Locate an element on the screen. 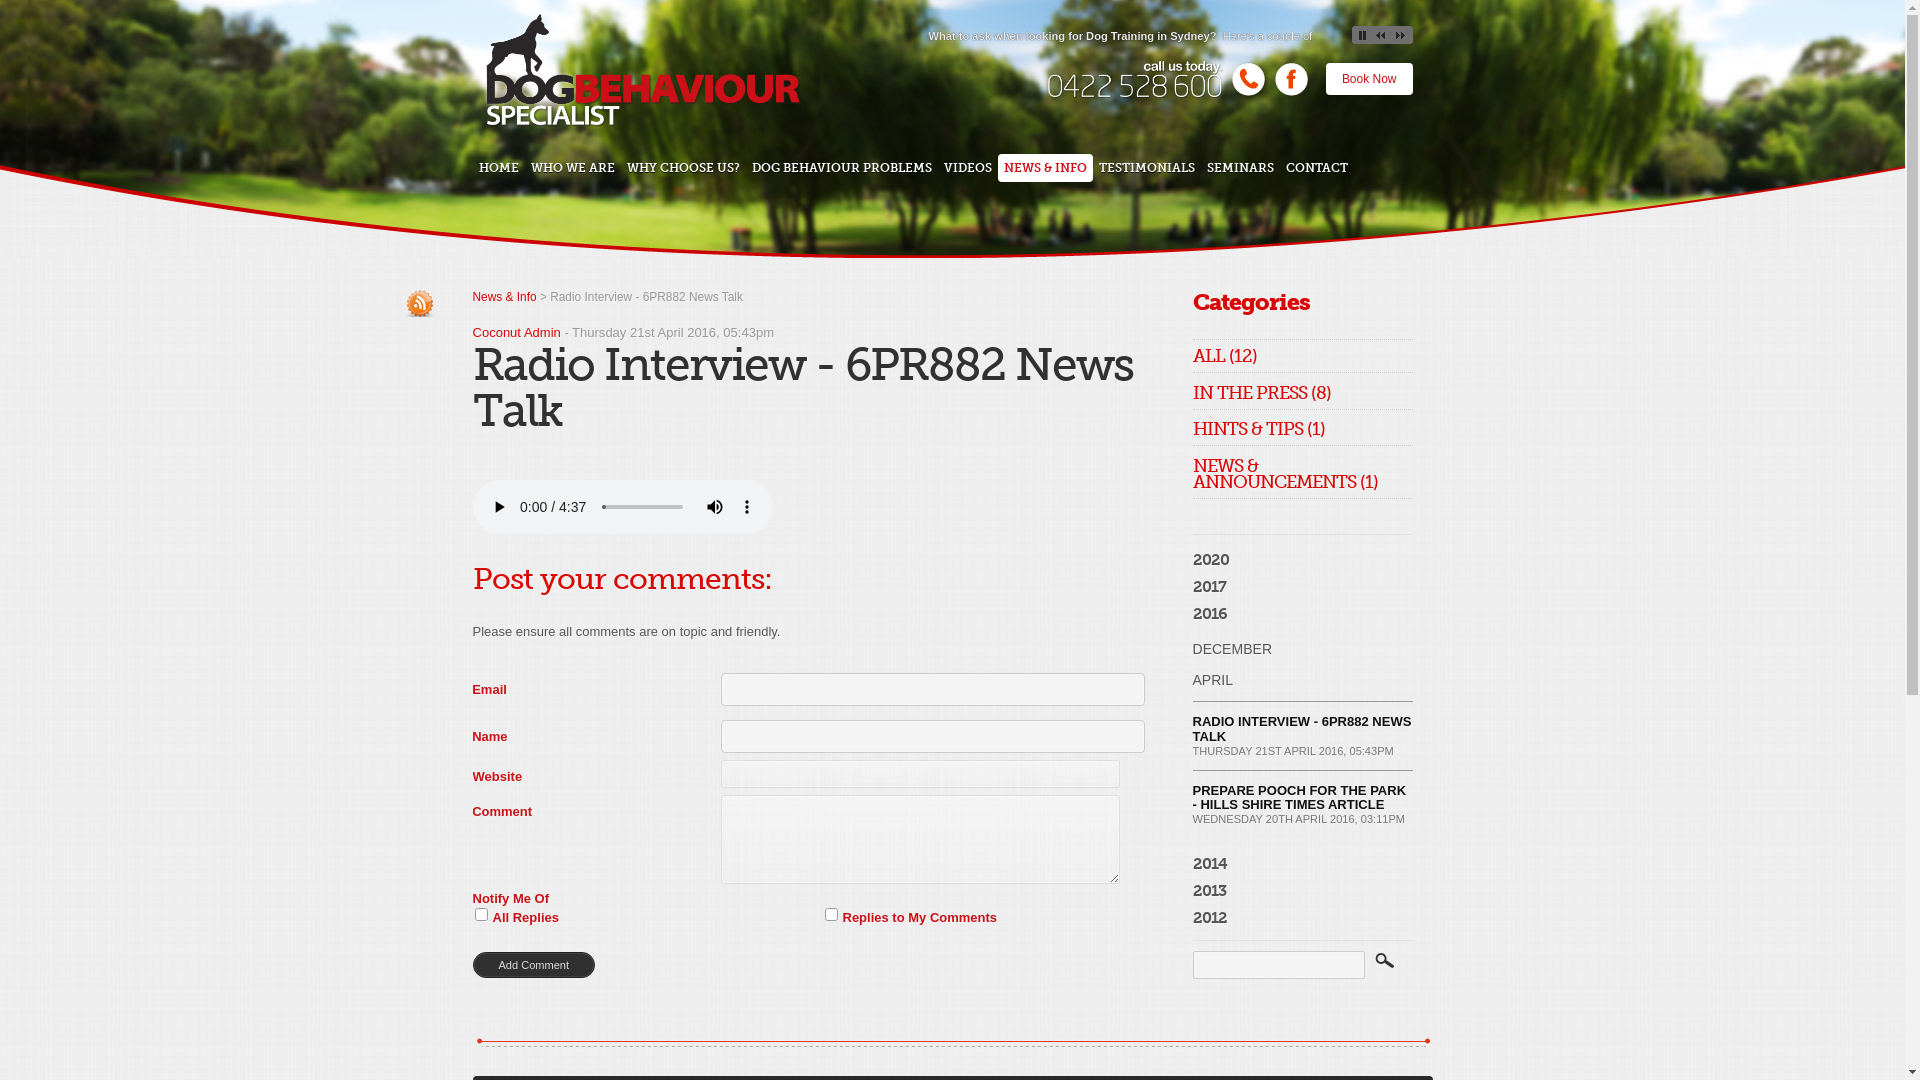 The width and height of the screenshot is (1920, 1080). 'DOG BEHAVIOUR PROBLEMS' is located at coordinates (841, 167).